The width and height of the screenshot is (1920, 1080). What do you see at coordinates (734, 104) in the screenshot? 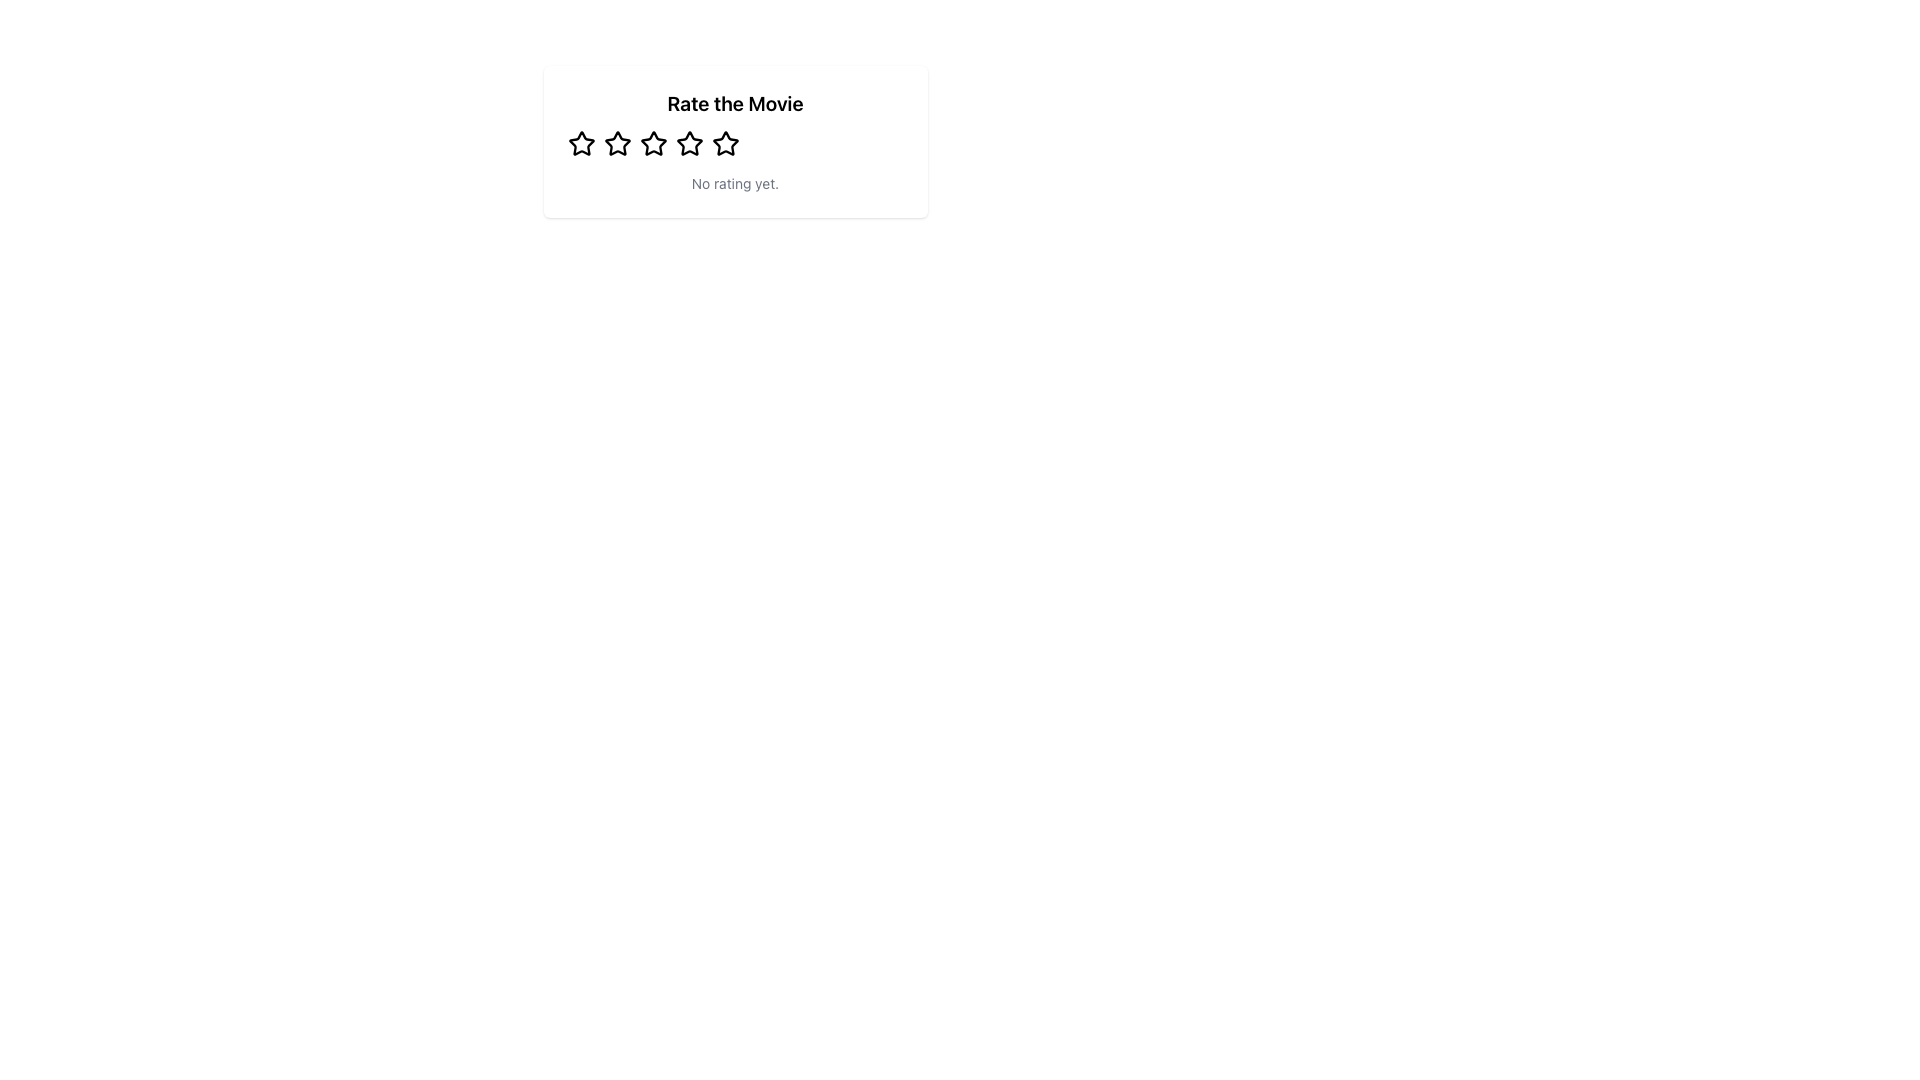
I see `the bold text label that says 'Rate the Movie', which is positioned at the top of the rating feature section` at bounding box center [734, 104].